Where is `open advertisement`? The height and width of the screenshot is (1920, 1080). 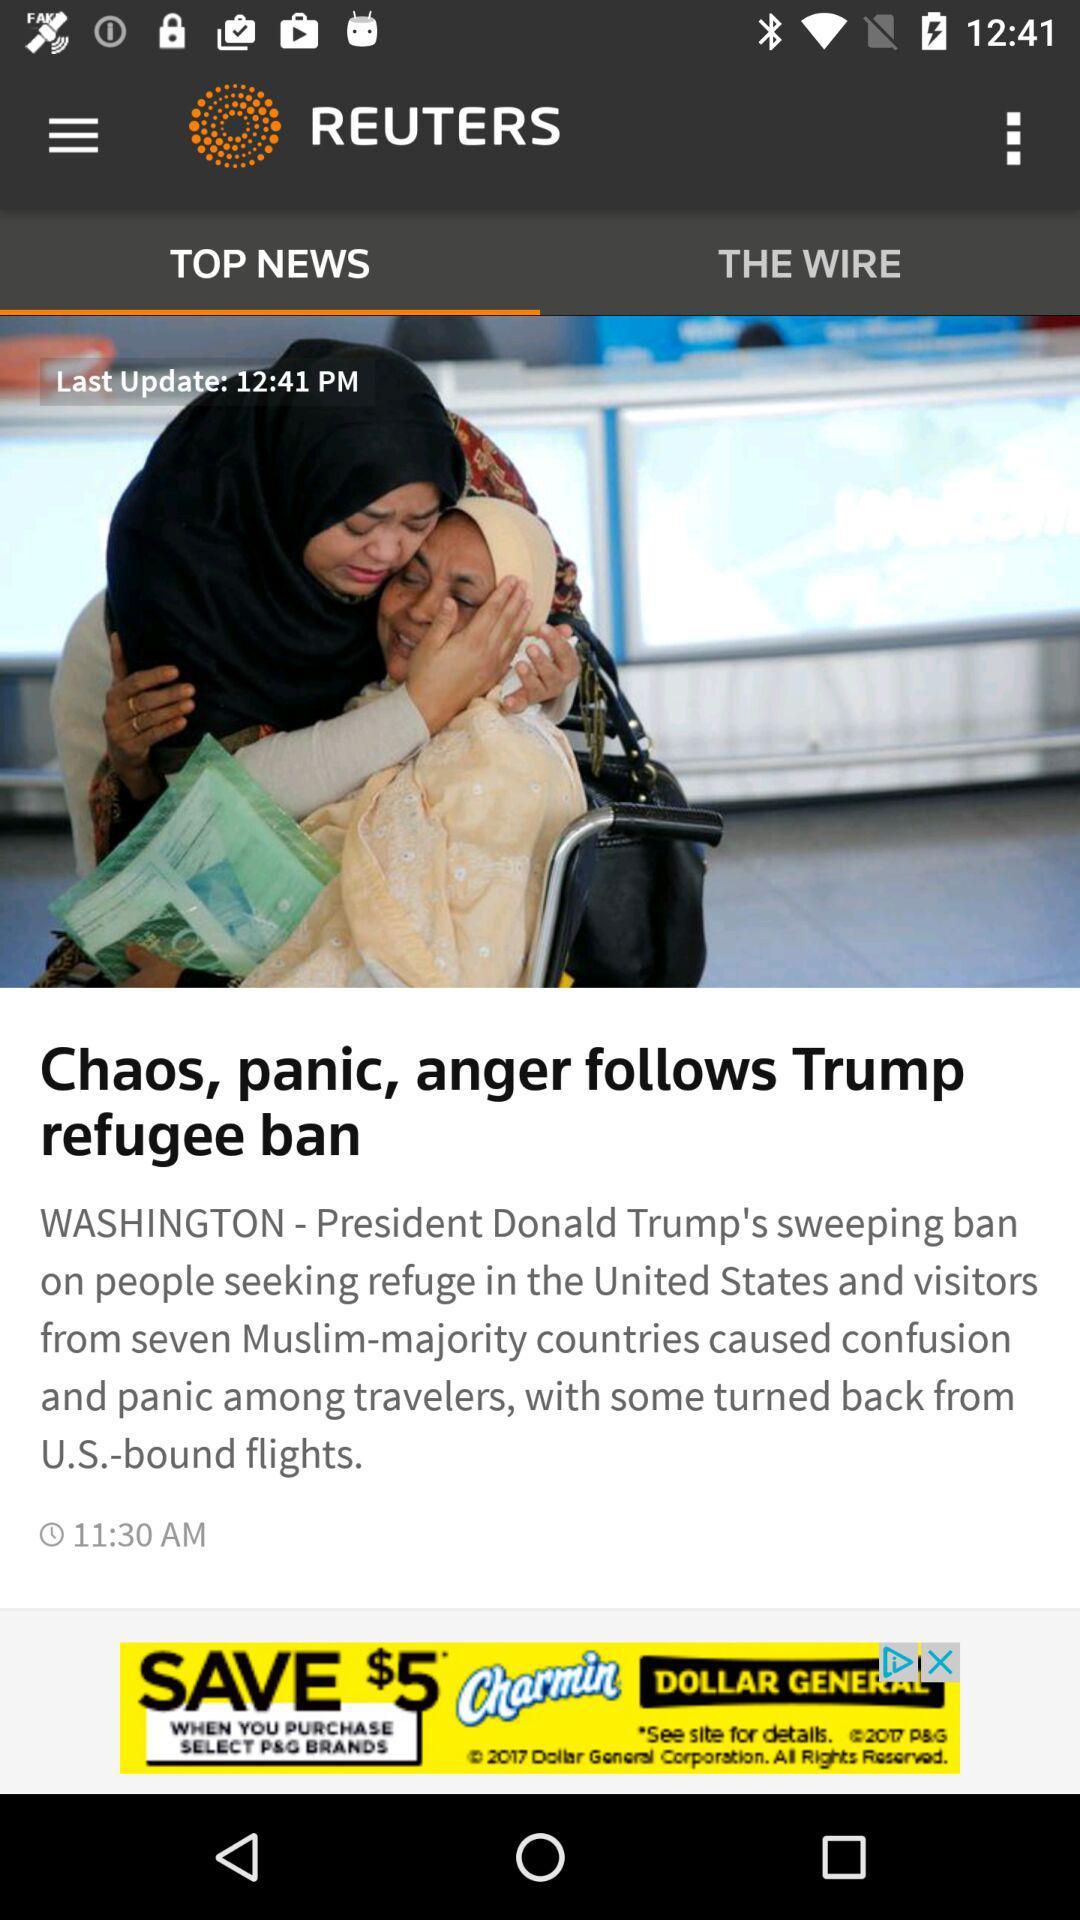 open advertisement is located at coordinates (540, 1707).